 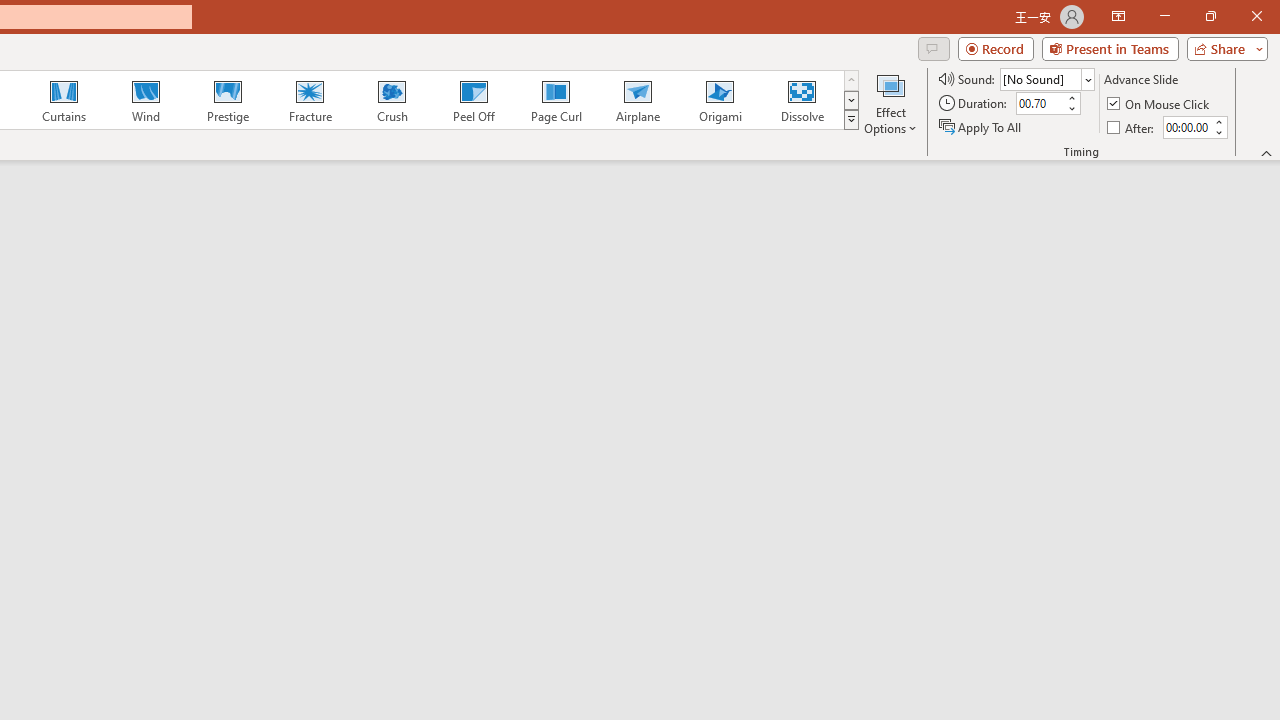 What do you see at coordinates (1159, 103) in the screenshot?
I see `'On Mouse Click'` at bounding box center [1159, 103].